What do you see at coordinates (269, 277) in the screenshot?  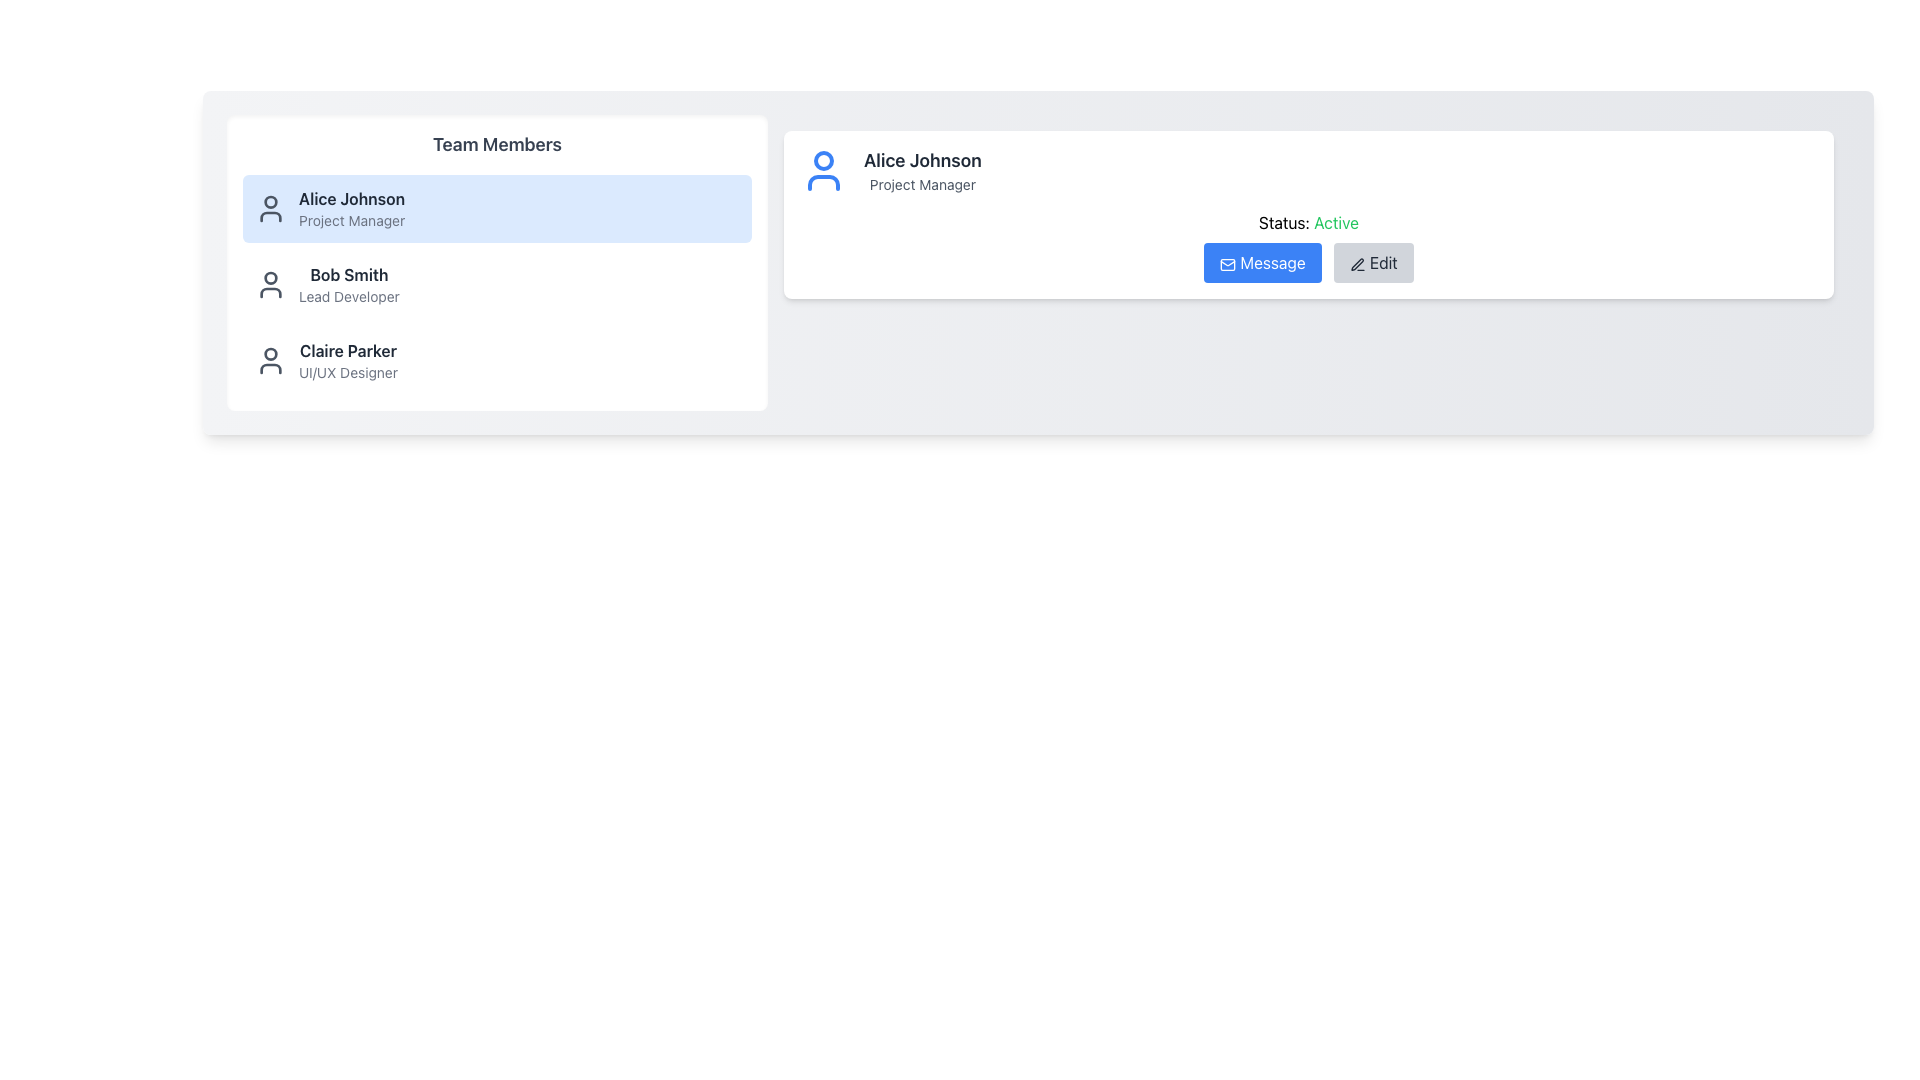 I see `SVG Circle representing the user's head in the user profile icon next to 'Alice Johnson' in the 'Team Members' section for debugging purposes` at bounding box center [269, 277].